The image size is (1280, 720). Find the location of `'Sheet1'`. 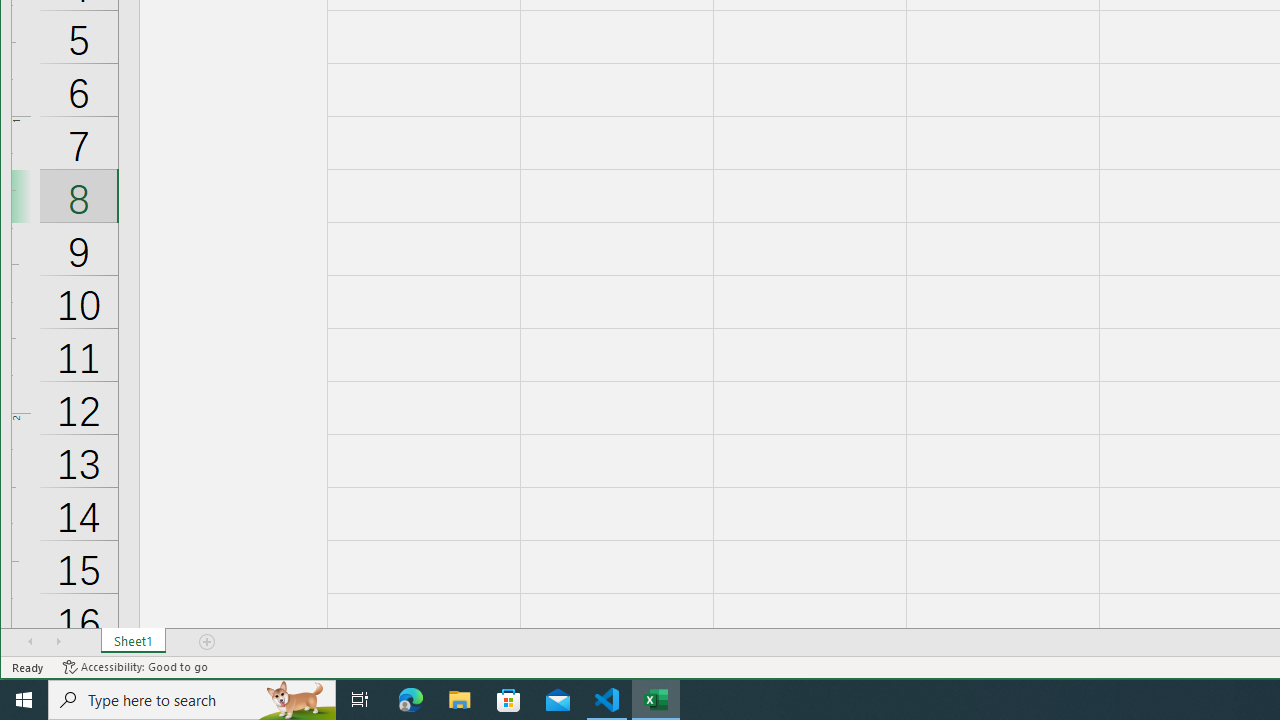

'Sheet1' is located at coordinates (132, 641).